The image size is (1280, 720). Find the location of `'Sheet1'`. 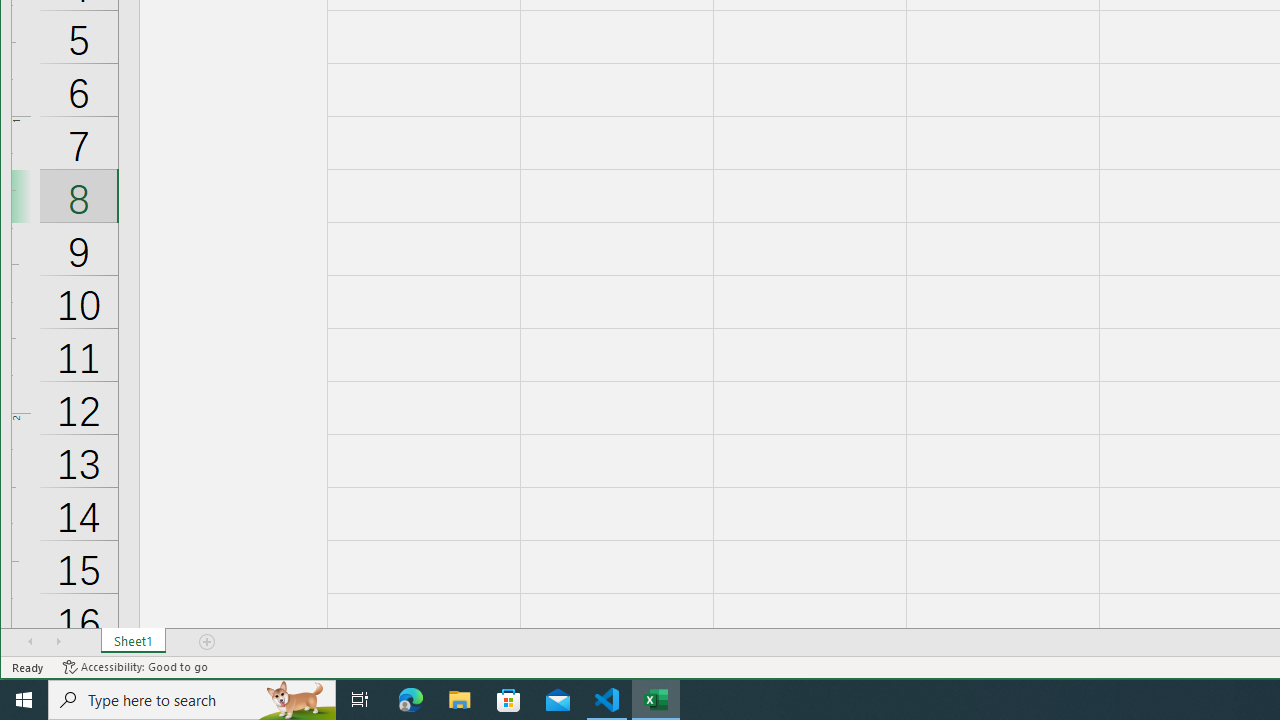

'Sheet1' is located at coordinates (132, 641).